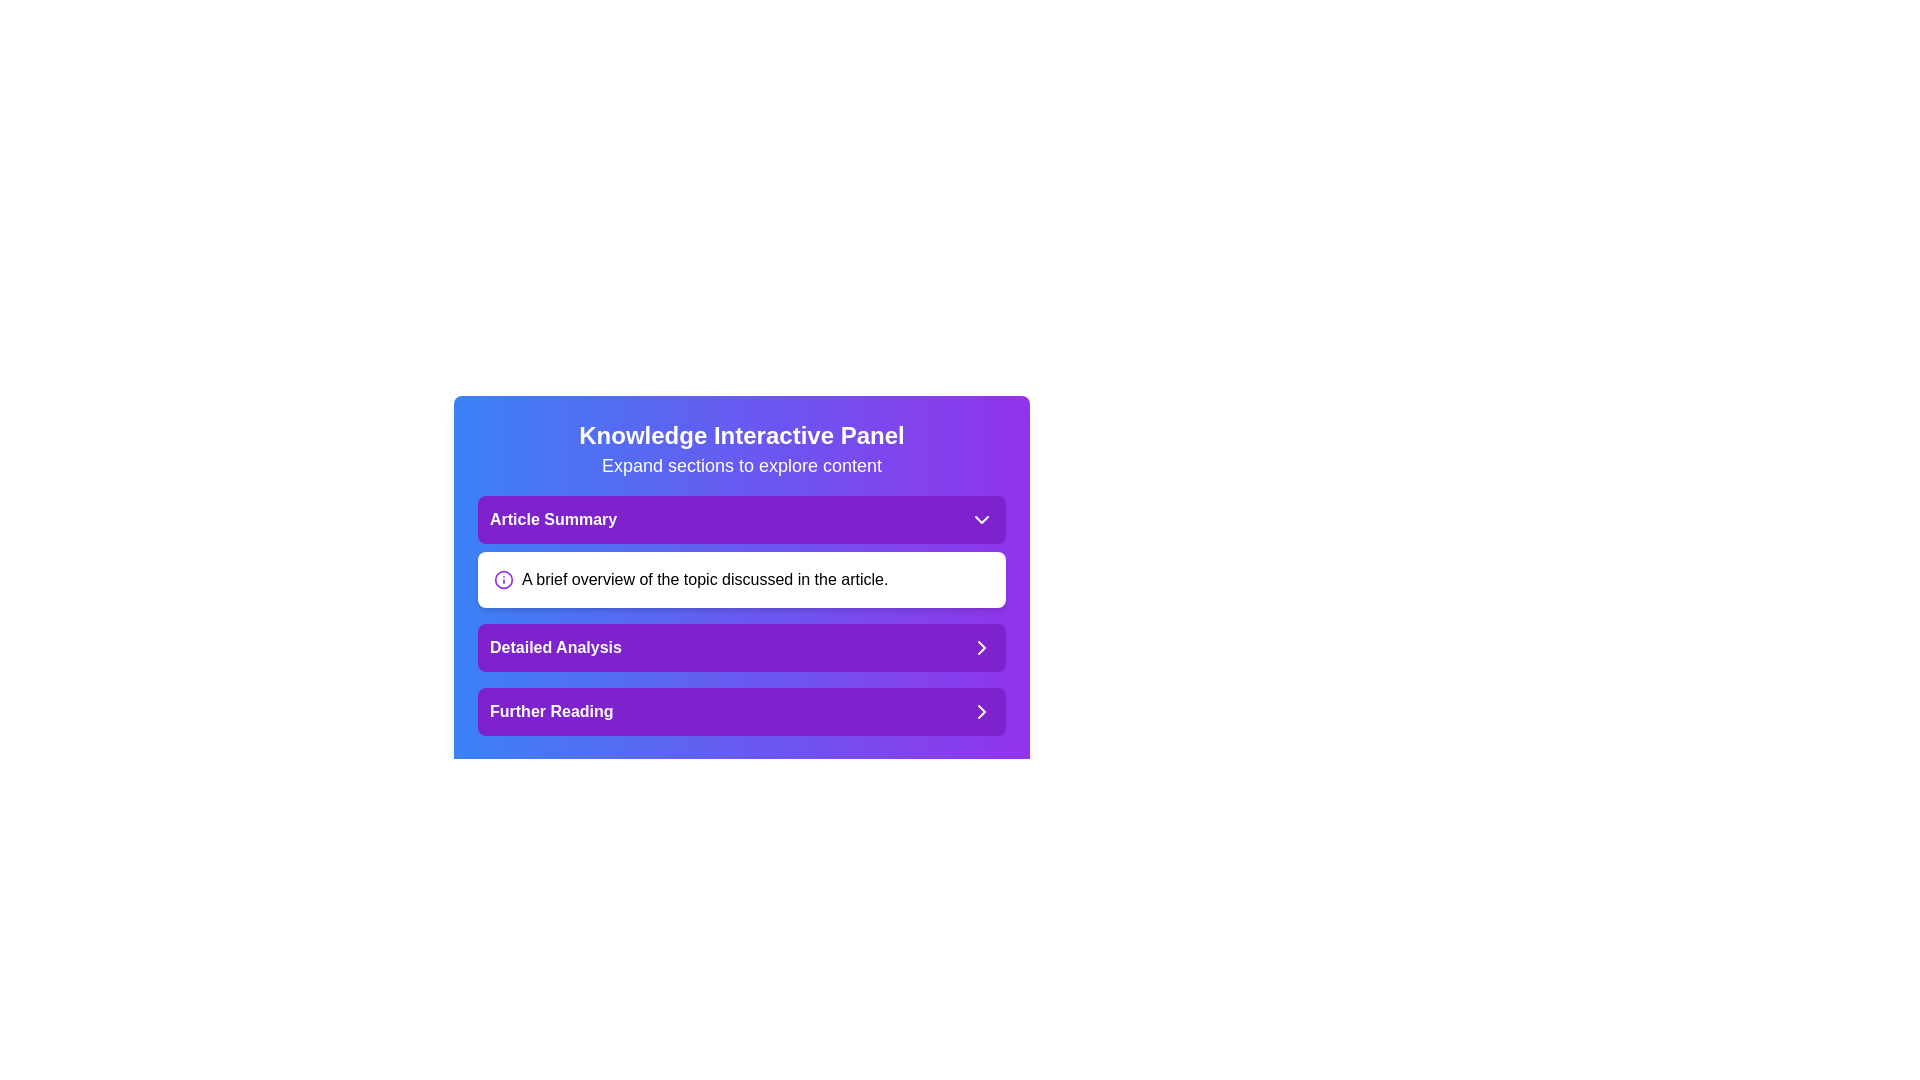 This screenshot has height=1080, width=1920. Describe the element at coordinates (551, 711) in the screenshot. I see `textual content of the Bold Text Label that serves as a label for its enclosing purple button` at that location.